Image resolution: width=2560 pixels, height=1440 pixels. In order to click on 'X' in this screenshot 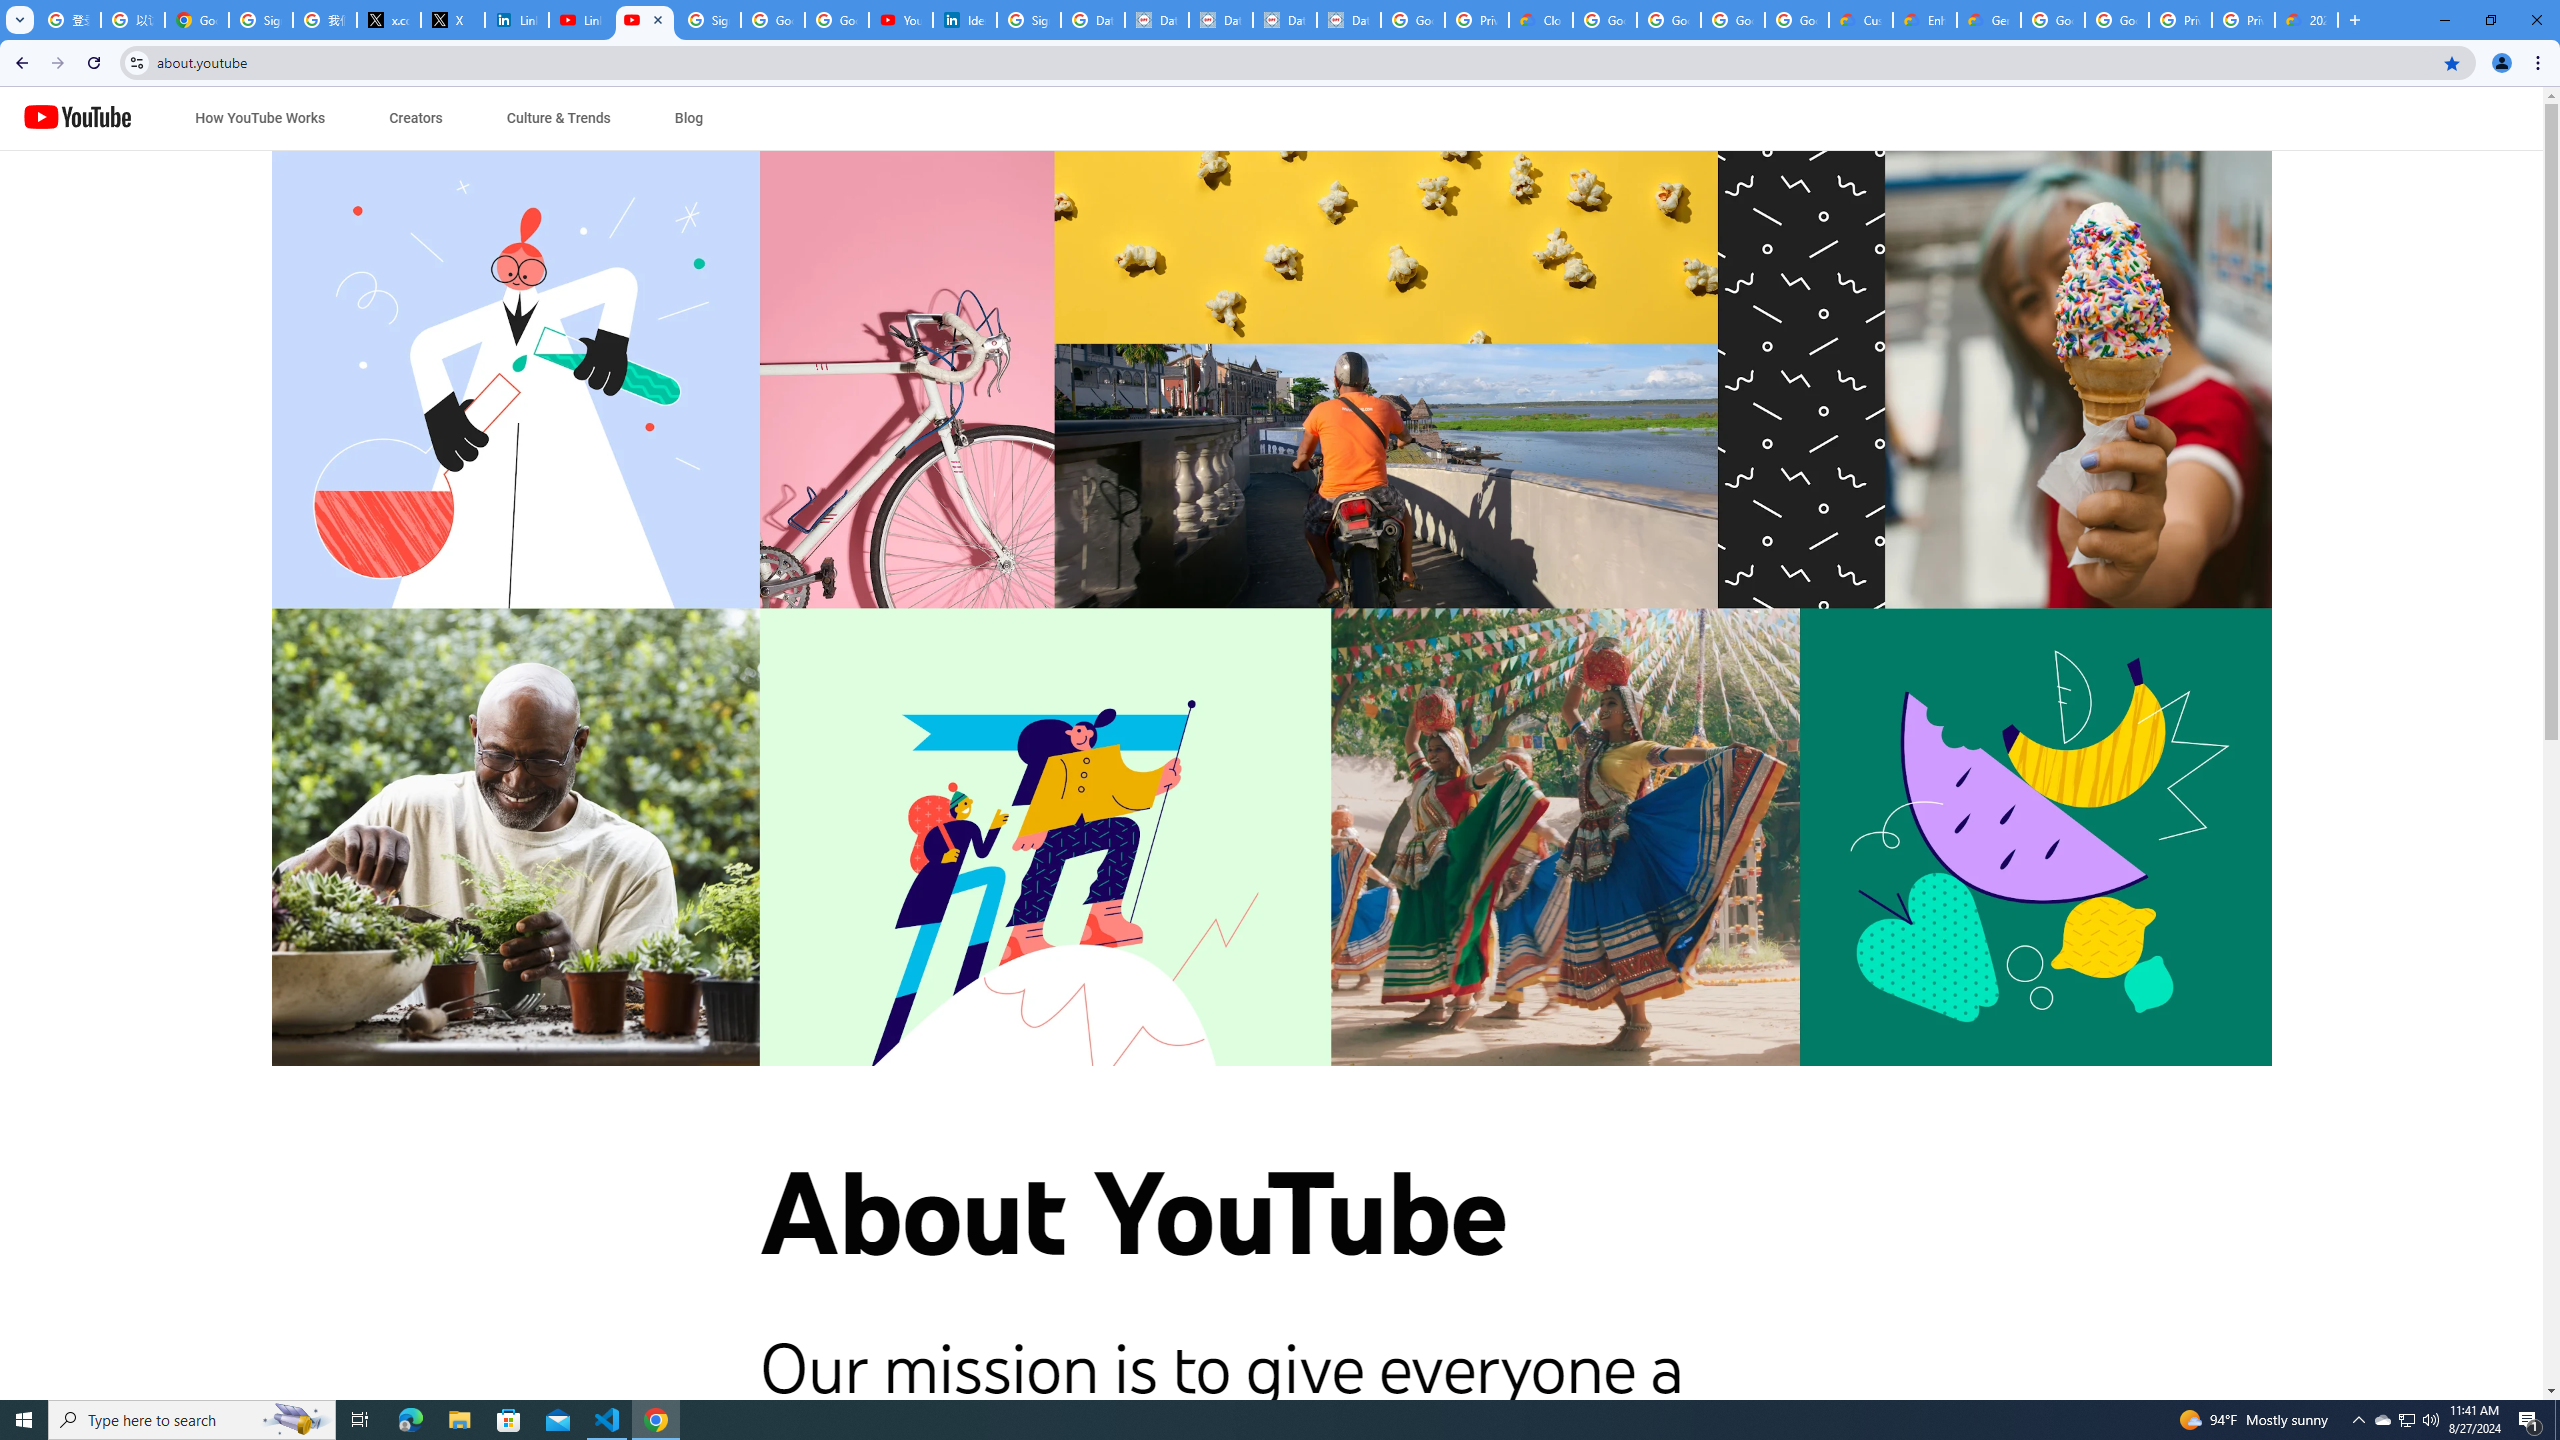, I will do `click(452, 19)`.